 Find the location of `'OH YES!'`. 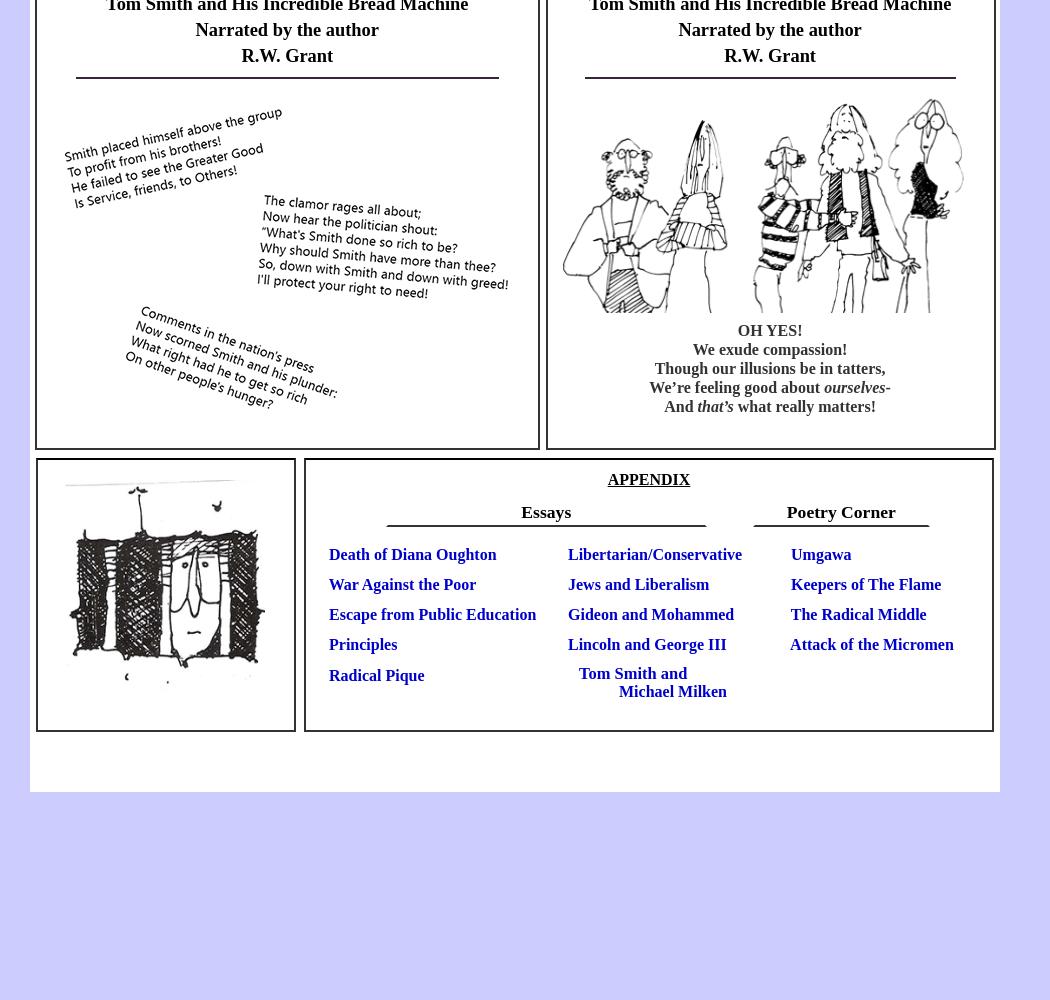

'OH YES!' is located at coordinates (769, 328).